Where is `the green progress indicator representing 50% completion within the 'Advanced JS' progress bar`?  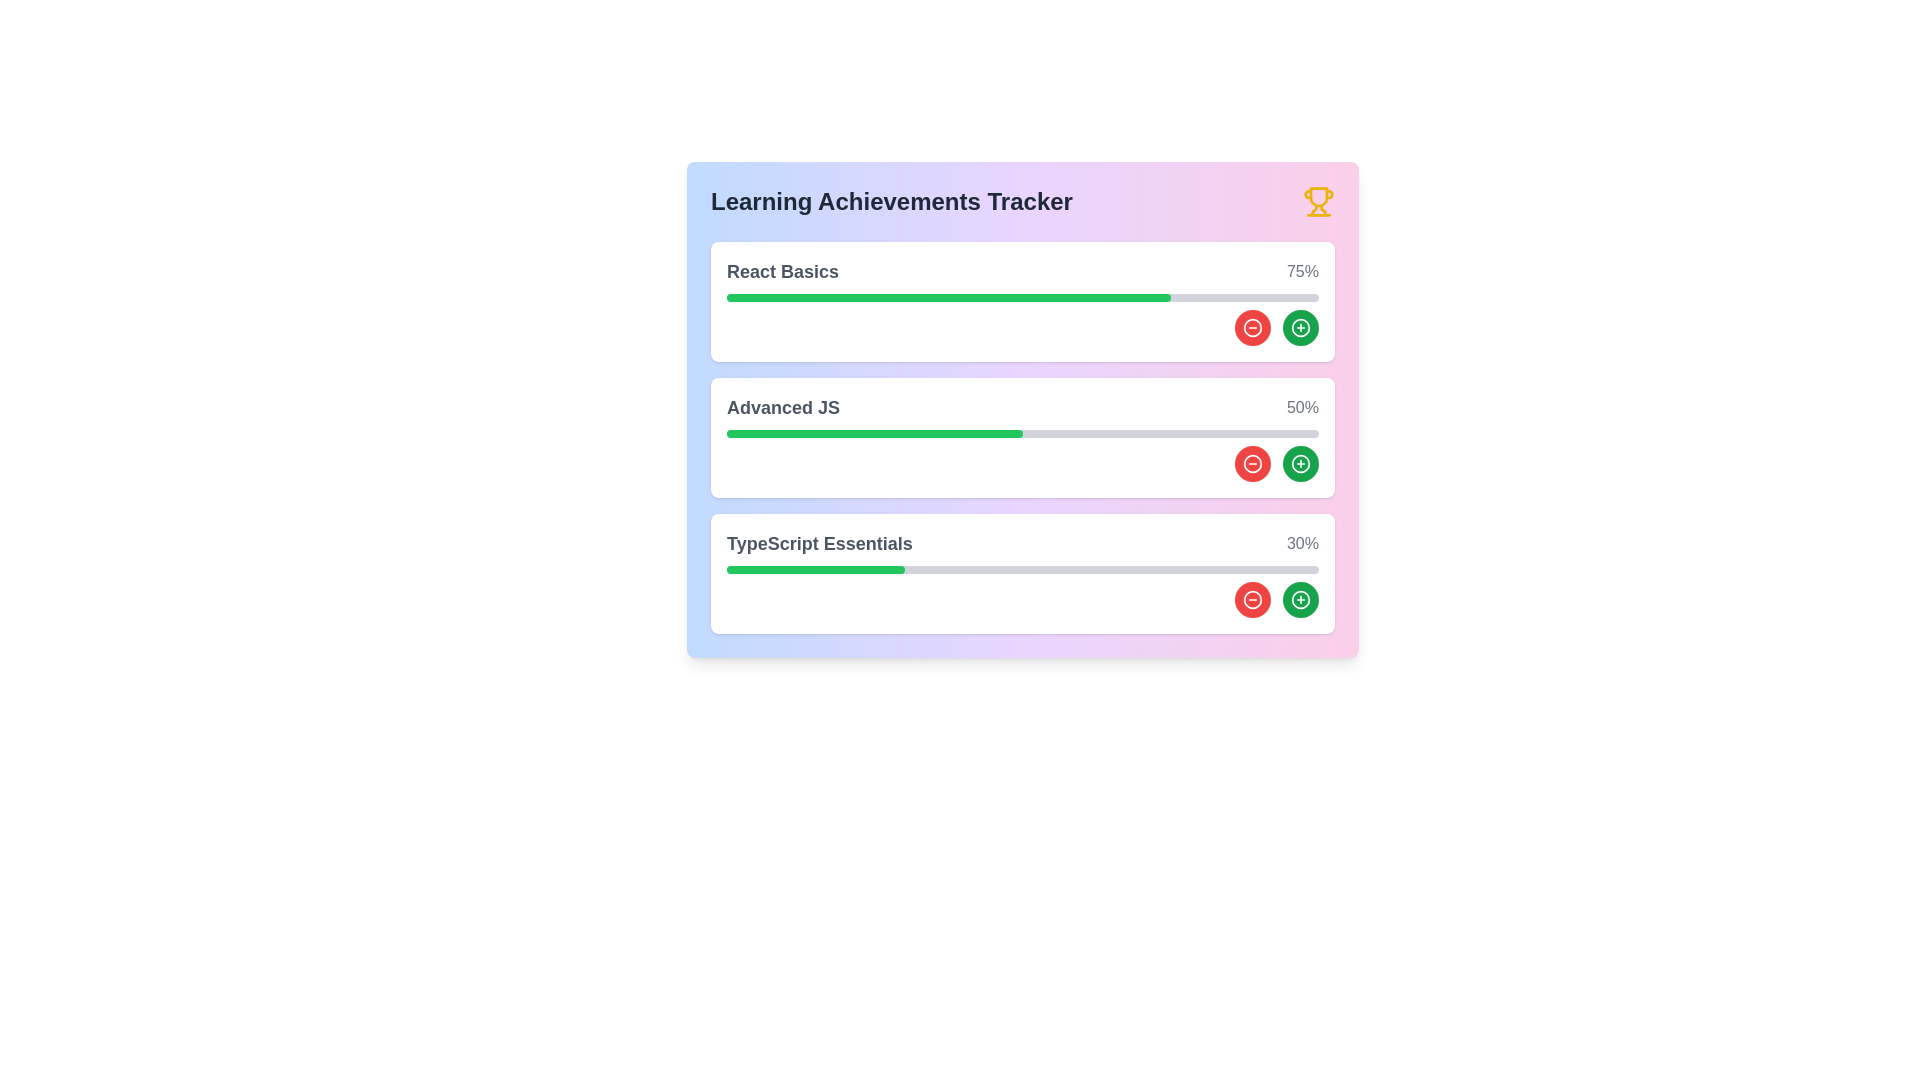
the green progress indicator representing 50% completion within the 'Advanced JS' progress bar is located at coordinates (874, 433).